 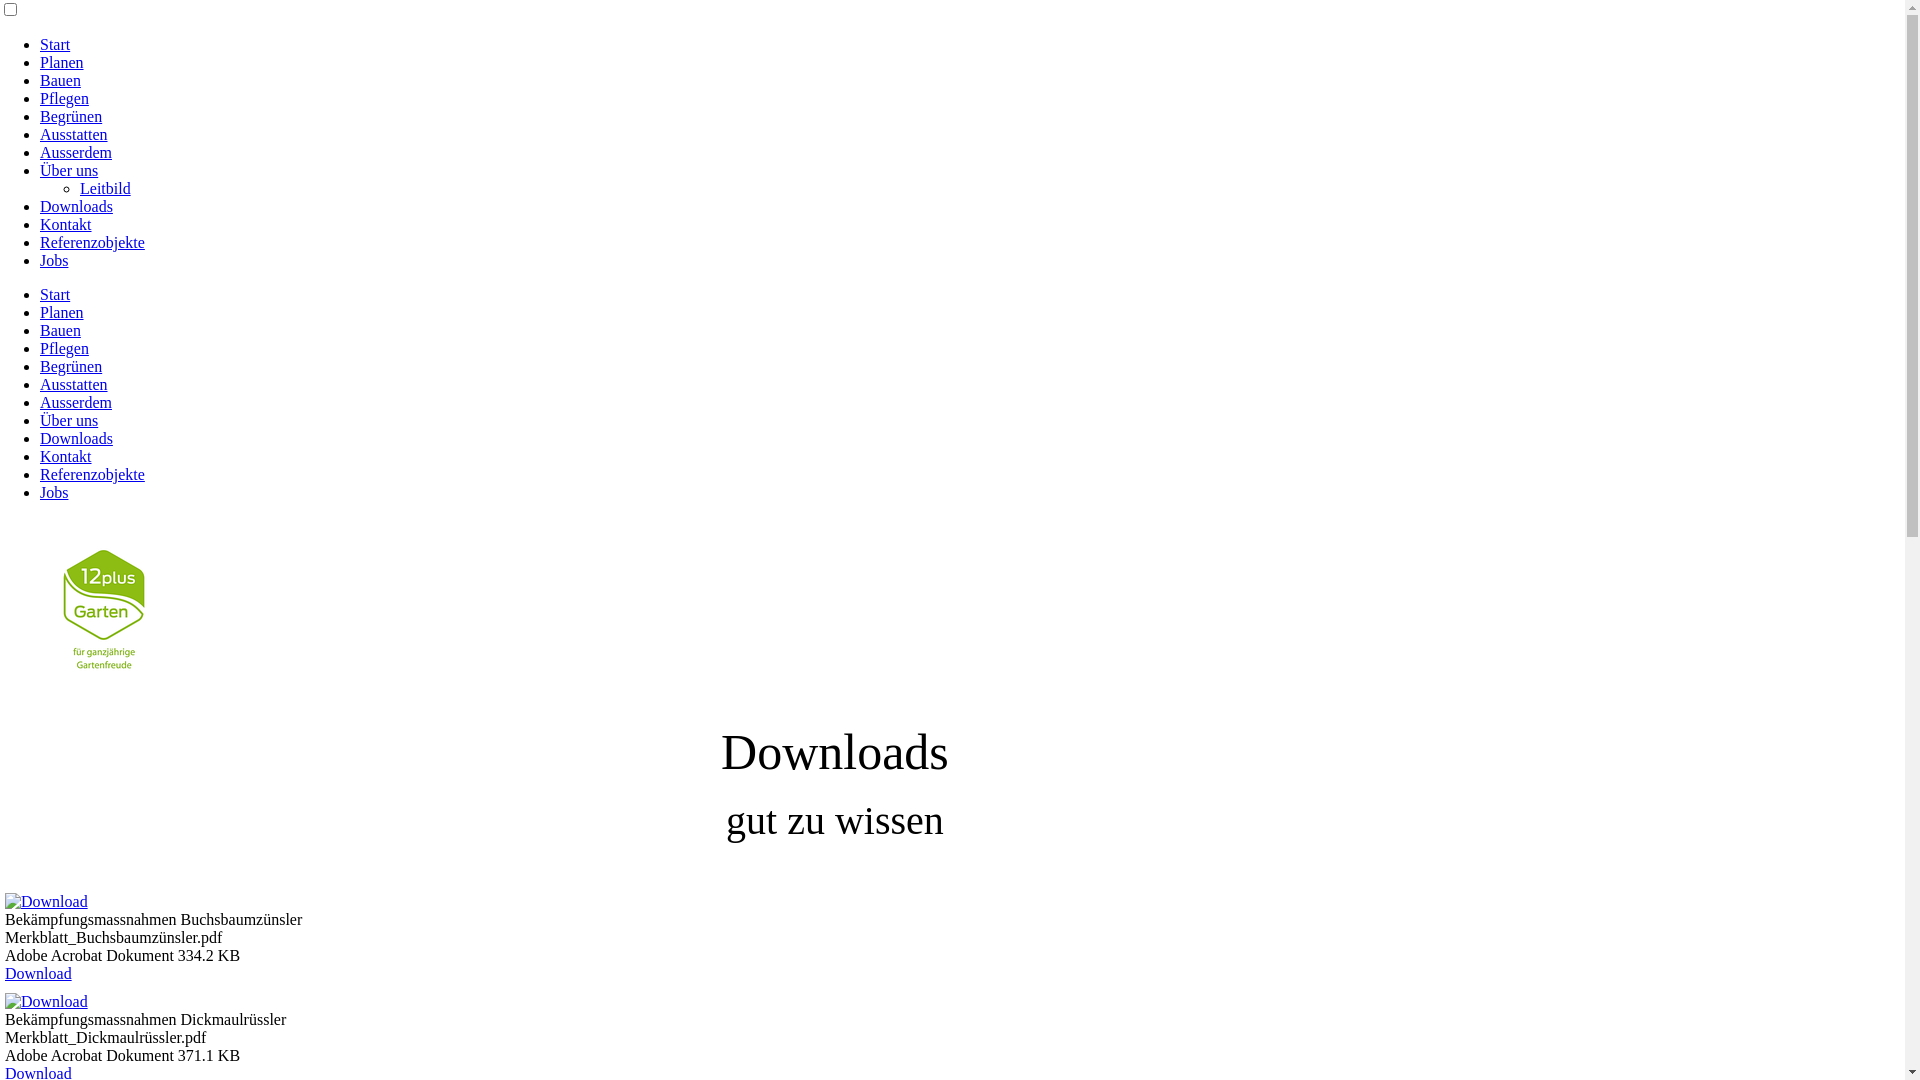 What do you see at coordinates (39, 329) in the screenshot?
I see `'Bauen'` at bounding box center [39, 329].